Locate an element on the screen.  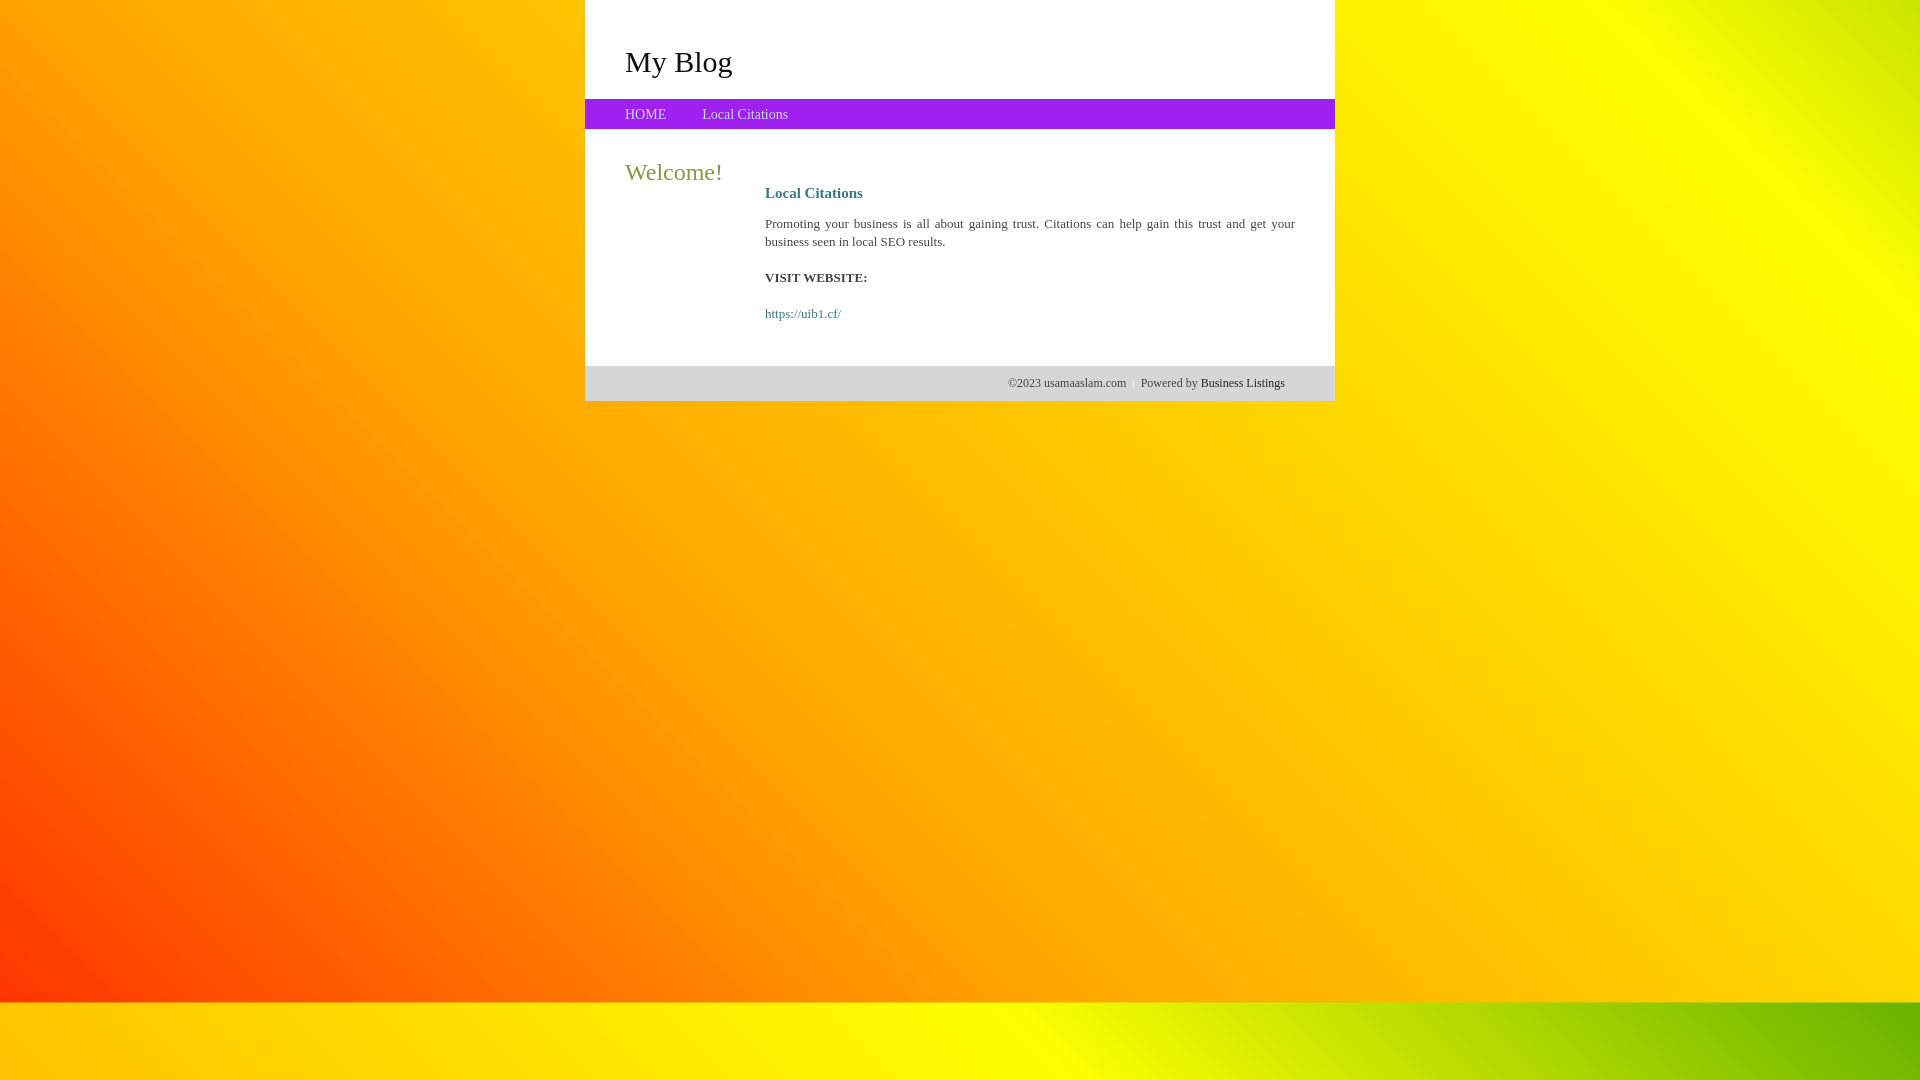
'Business Listings' is located at coordinates (1242, 382).